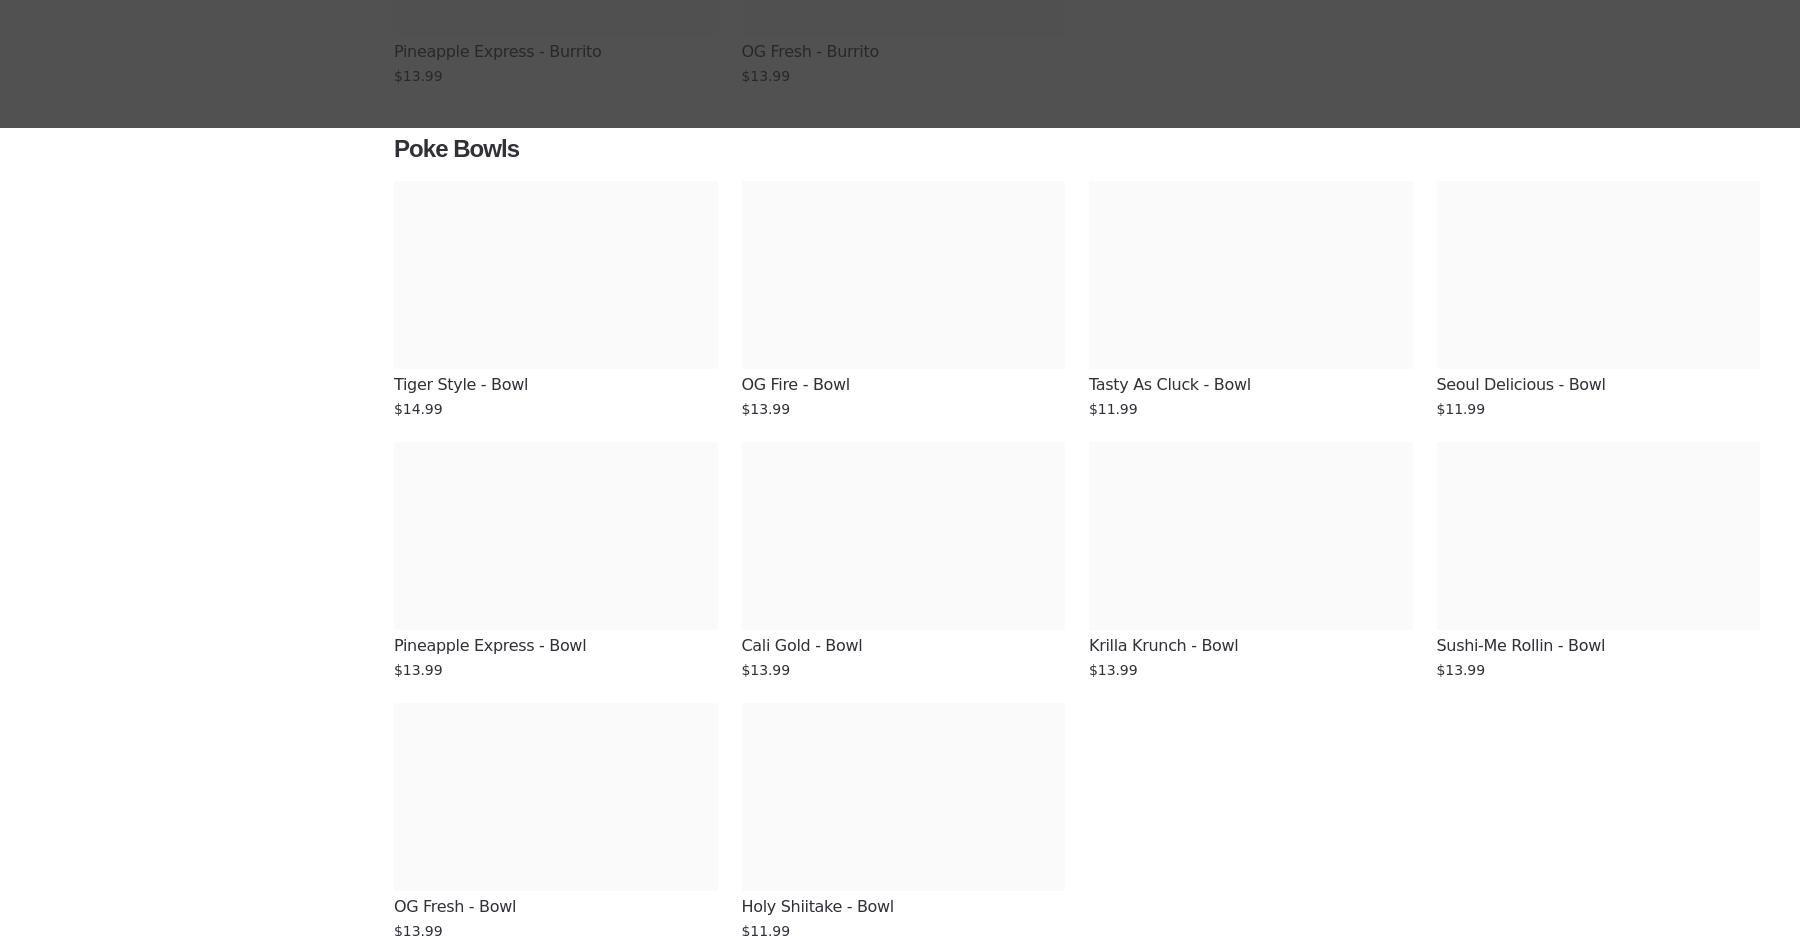 The height and width of the screenshot is (936, 1800). What do you see at coordinates (795, 384) in the screenshot?
I see `'OG Fire - Bowl'` at bounding box center [795, 384].